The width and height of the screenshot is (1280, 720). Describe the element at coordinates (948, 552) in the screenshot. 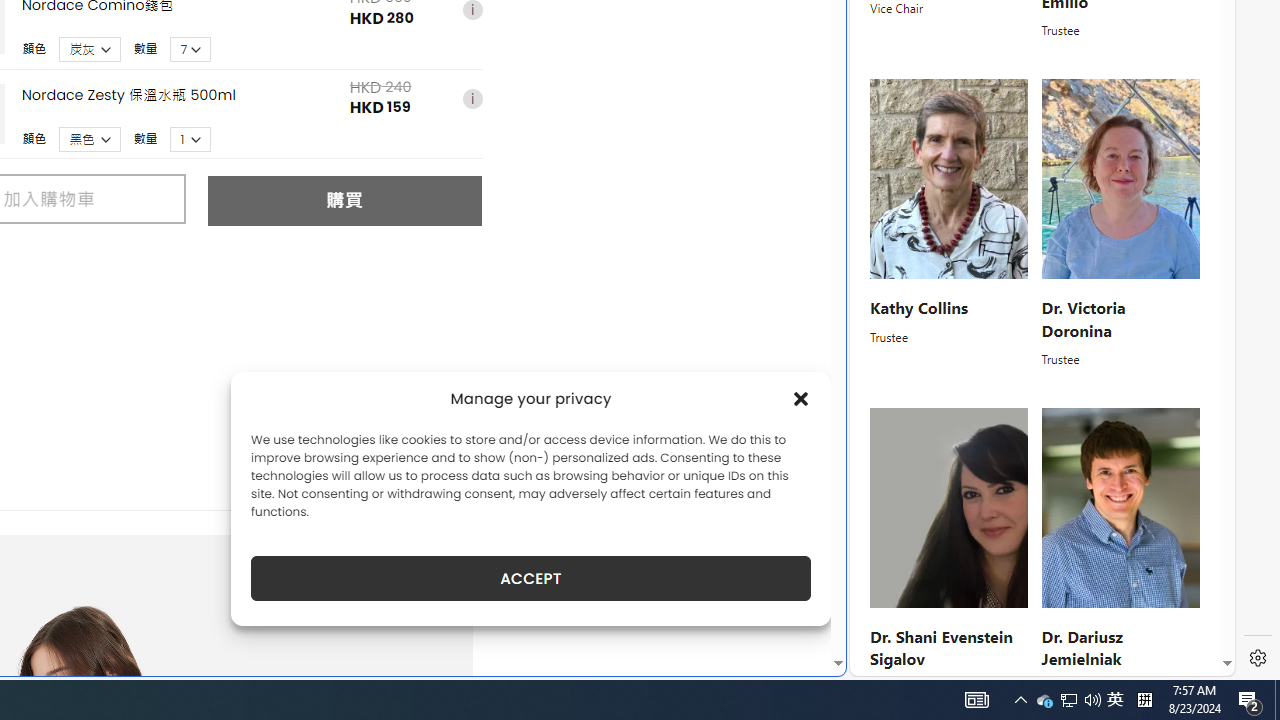

I see `'Dr. Shani Evenstein SigalovTrustee'` at that location.